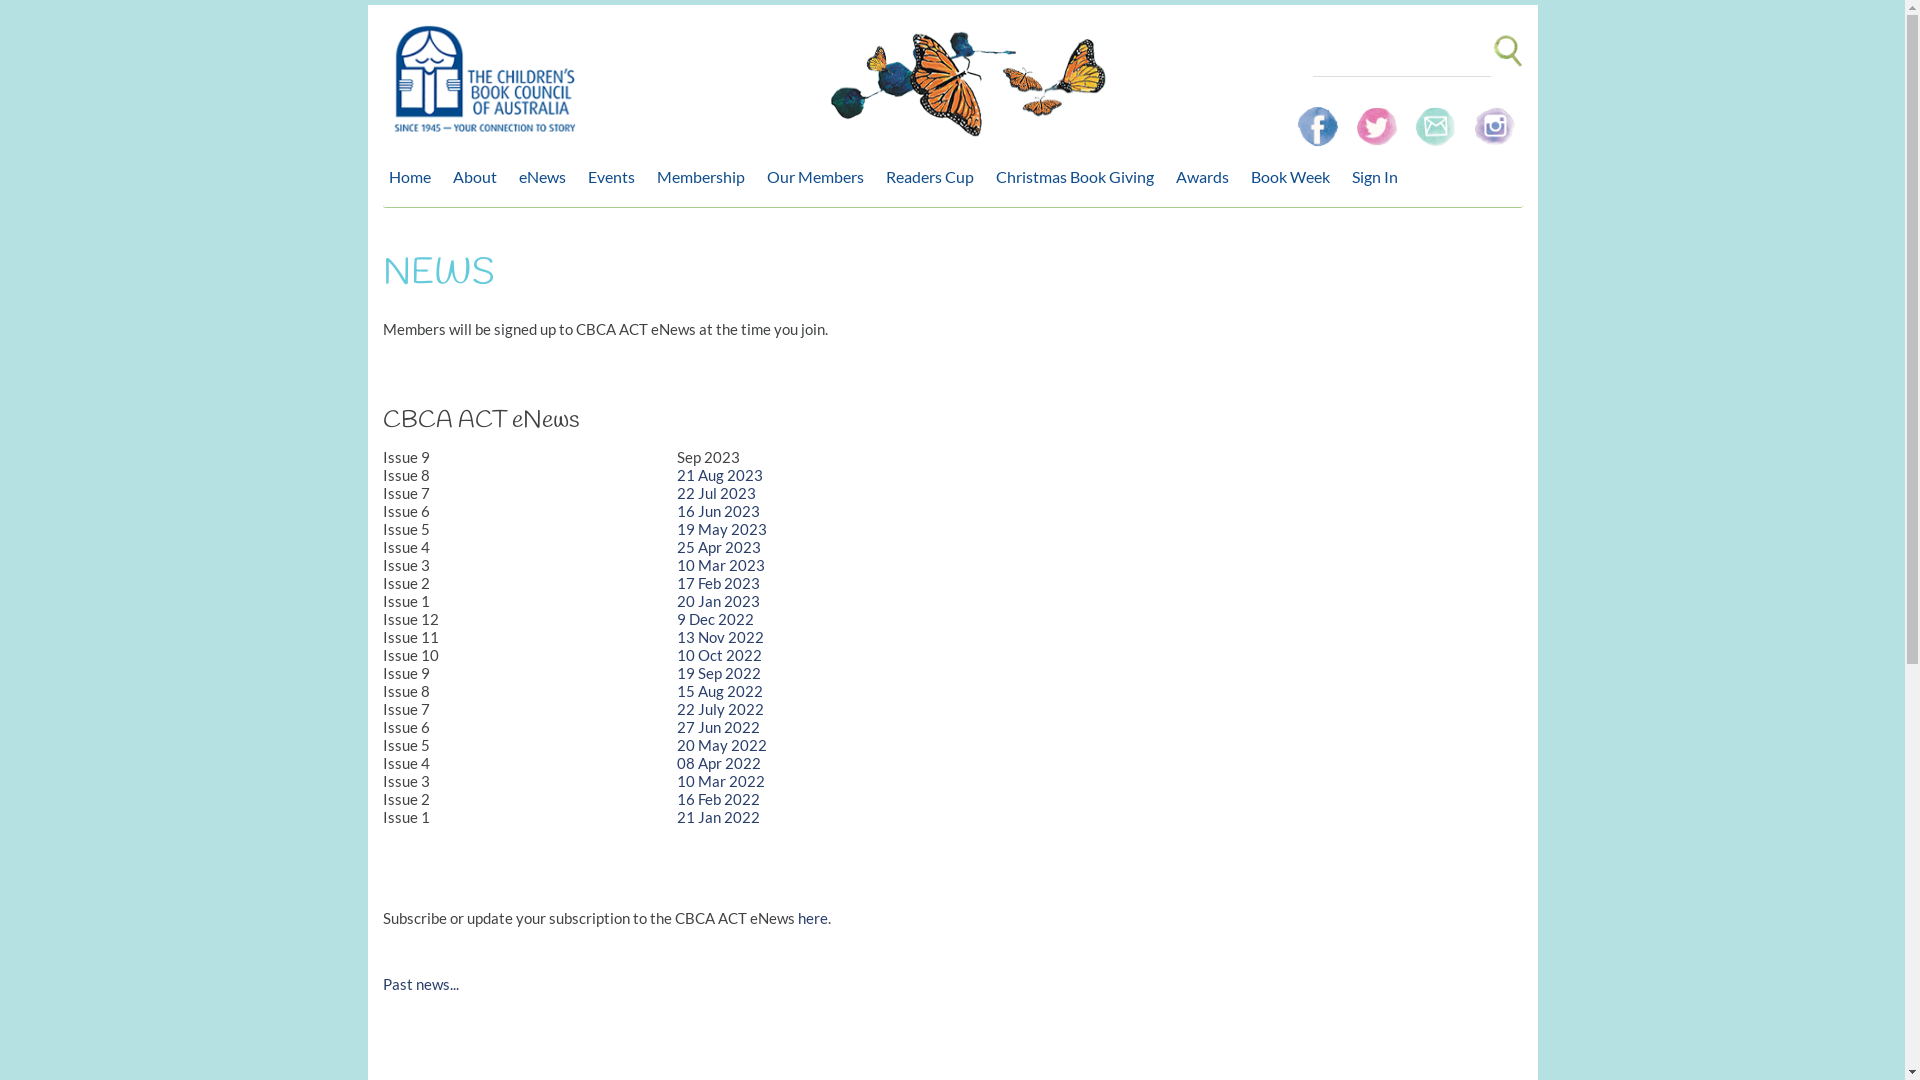 The width and height of the screenshot is (1920, 1080). What do you see at coordinates (512, 176) in the screenshot?
I see `'eNews'` at bounding box center [512, 176].